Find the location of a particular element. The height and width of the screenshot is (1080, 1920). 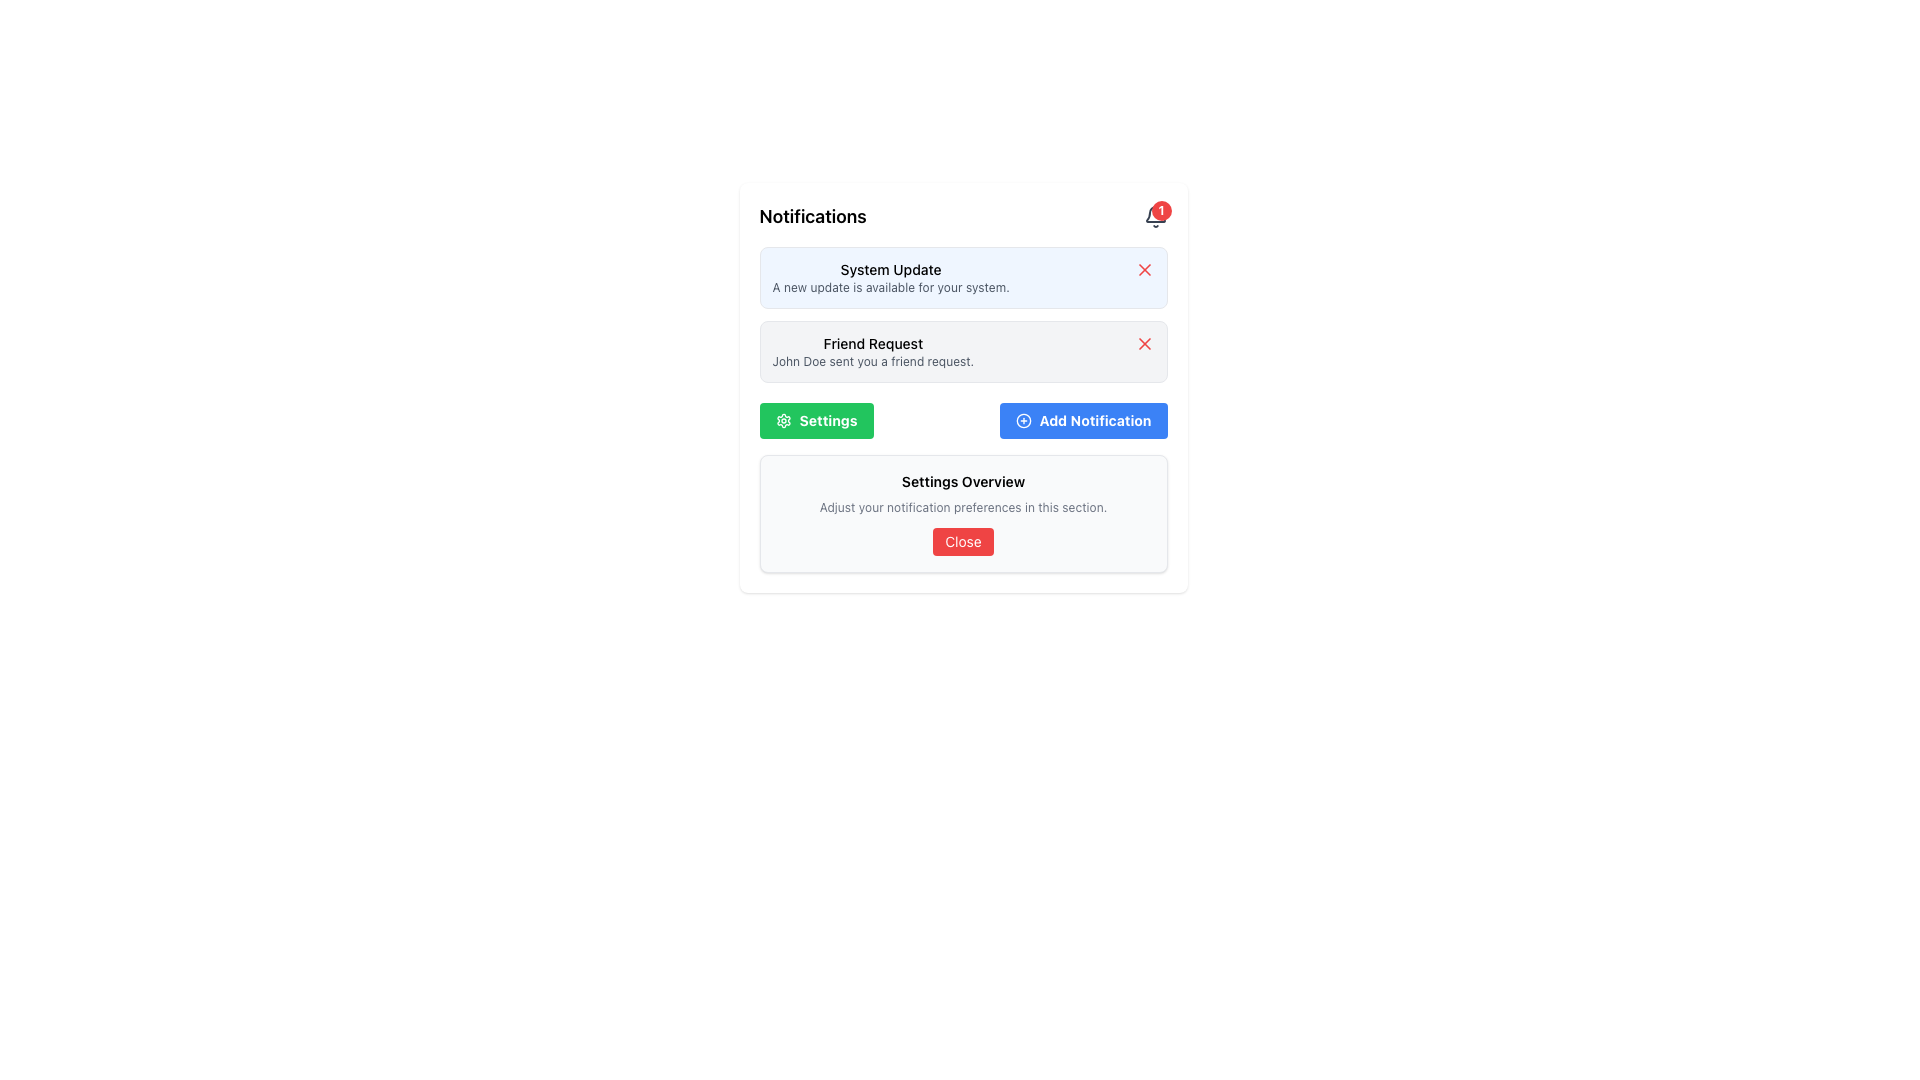

the 'Friend Request' notification text label, which displays 'John Doe sent you a friend request.' below the bold 'Friend Request' title, located within the notification panel is located at coordinates (873, 350).